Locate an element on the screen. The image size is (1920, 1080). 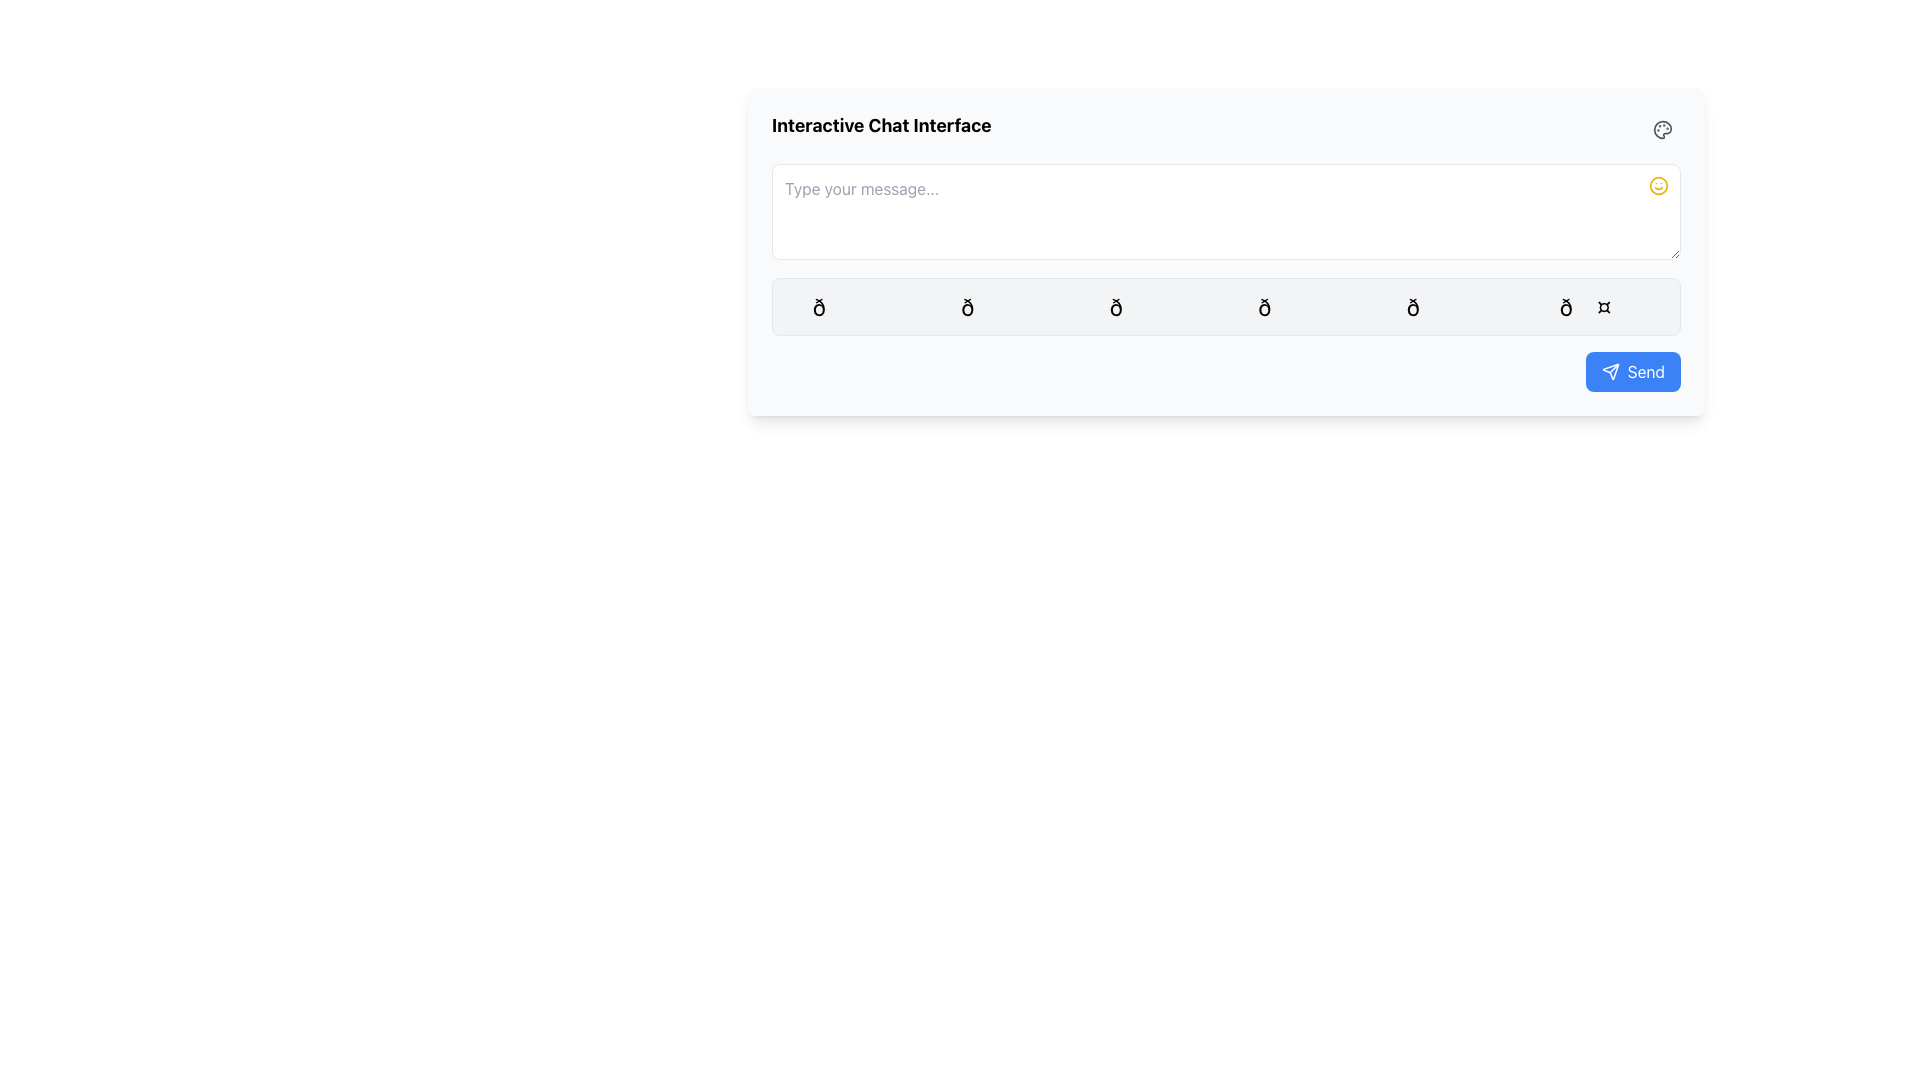
the circular icon button with a palette design located in the top-right corner of the 'Interactive Chat Interface' section is located at coordinates (1662, 130).